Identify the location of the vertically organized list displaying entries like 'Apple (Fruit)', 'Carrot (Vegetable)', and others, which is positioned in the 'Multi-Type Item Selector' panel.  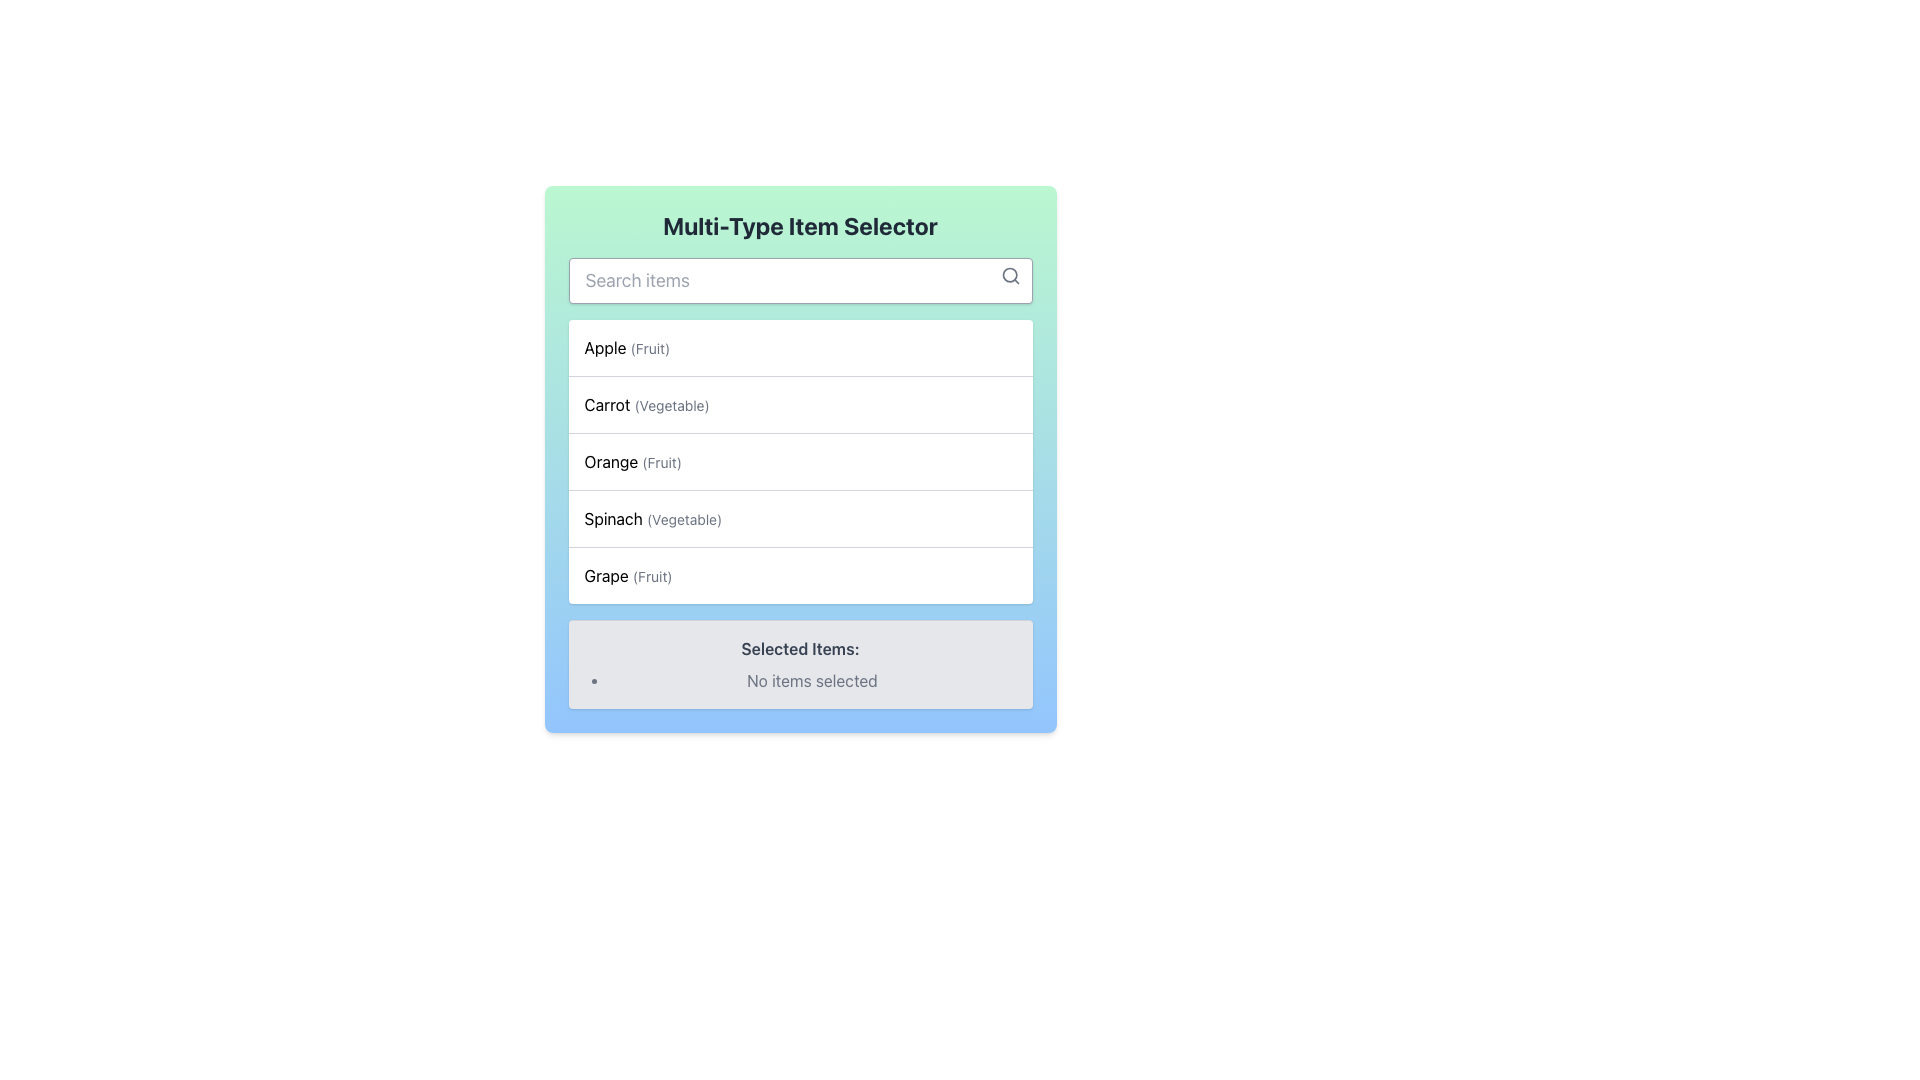
(800, 462).